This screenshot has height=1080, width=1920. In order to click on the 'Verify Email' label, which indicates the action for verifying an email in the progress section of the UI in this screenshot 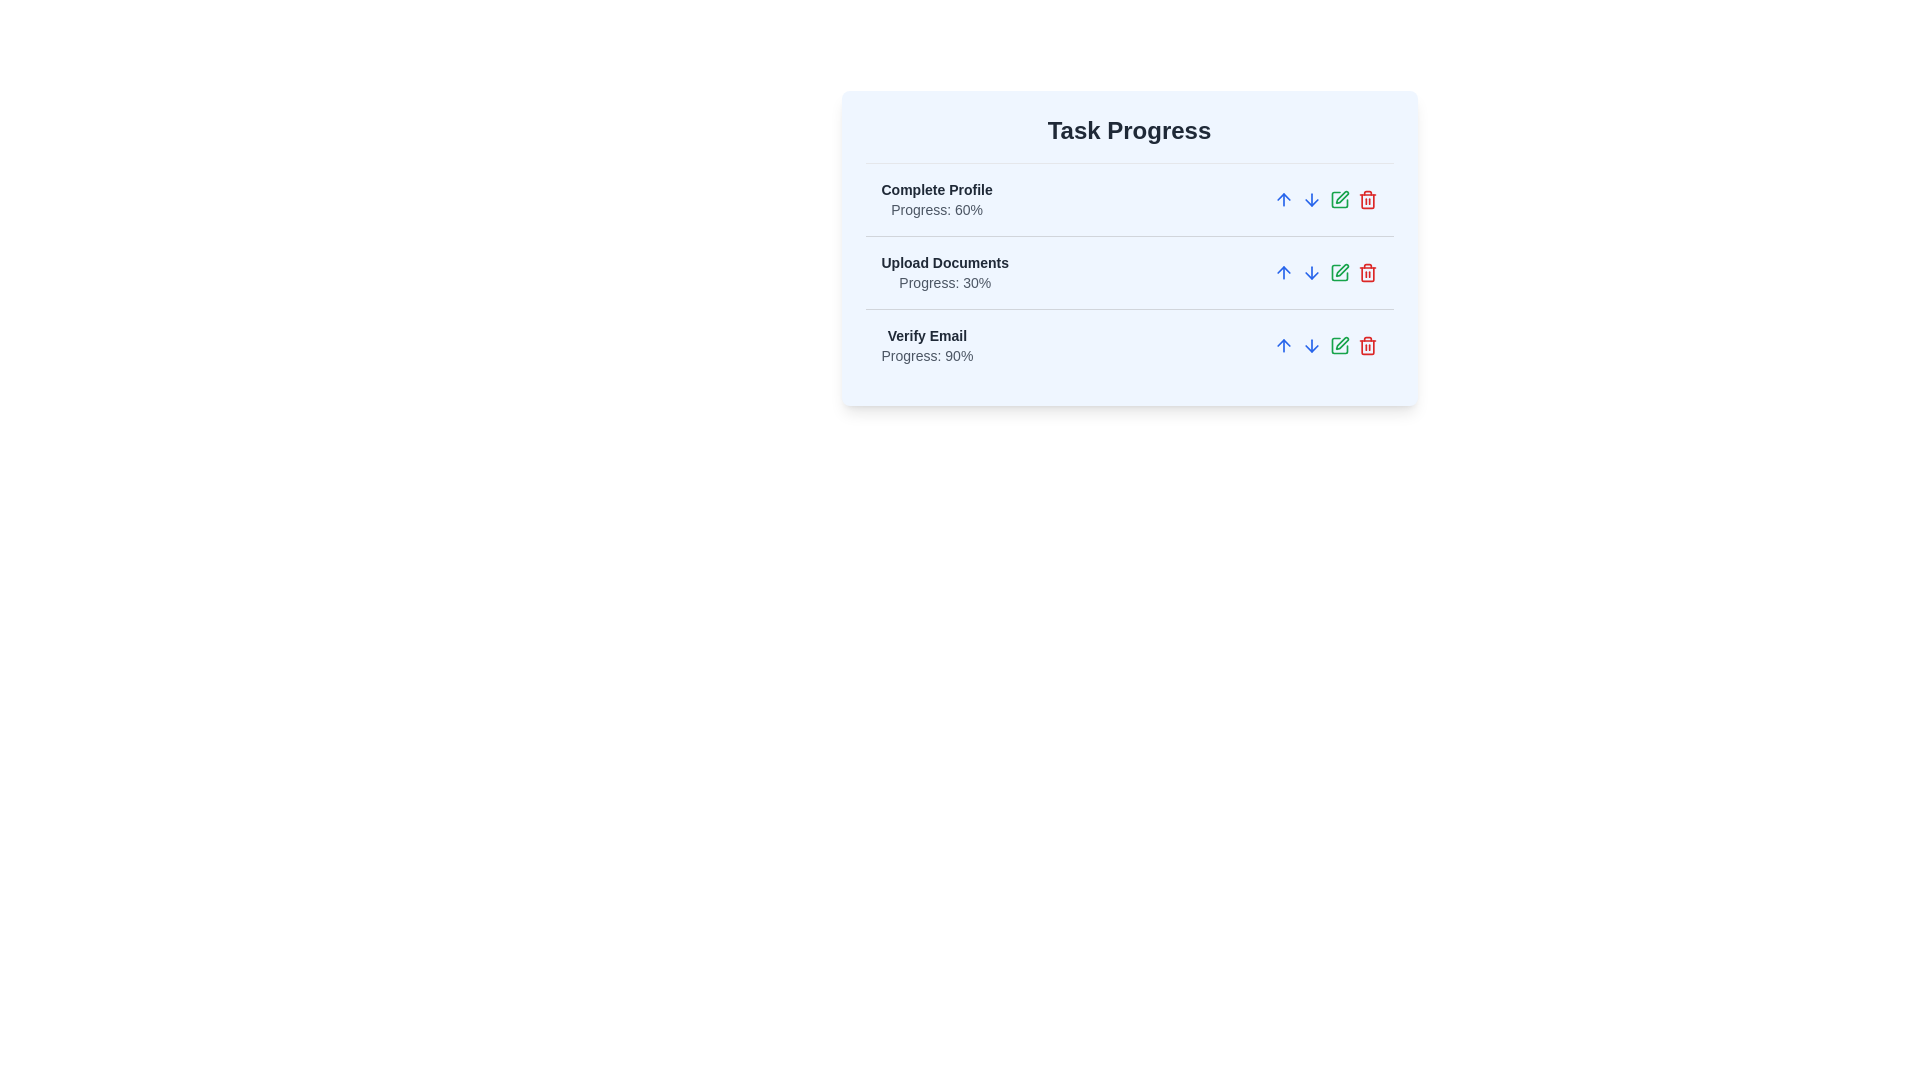, I will do `click(926, 334)`.